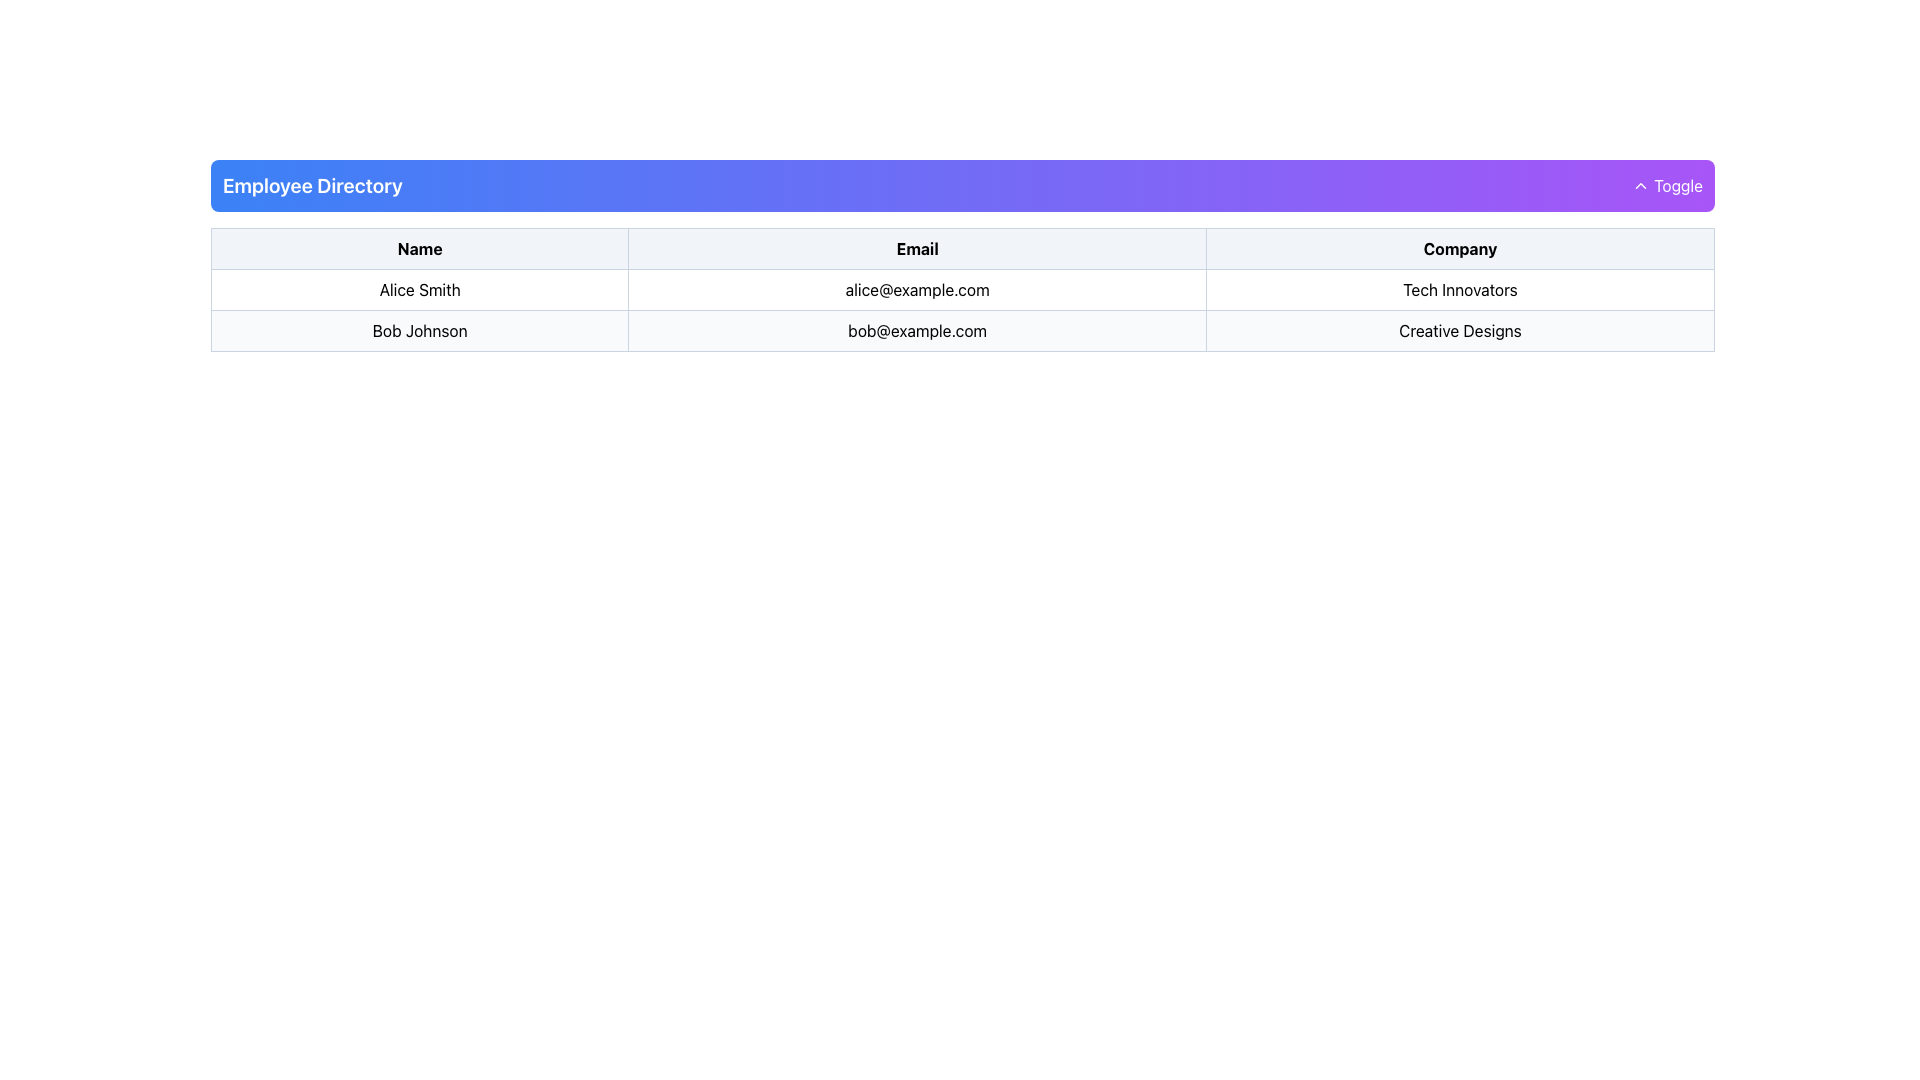 This screenshot has width=1920, height=1080. What do you see at coordinates (1460, 289) in the screenshot?
I see `the text element displaying the company name in the last column of the first row of the table, adjacent to 'alice@example.com'` at bounding box center [1460, 289].